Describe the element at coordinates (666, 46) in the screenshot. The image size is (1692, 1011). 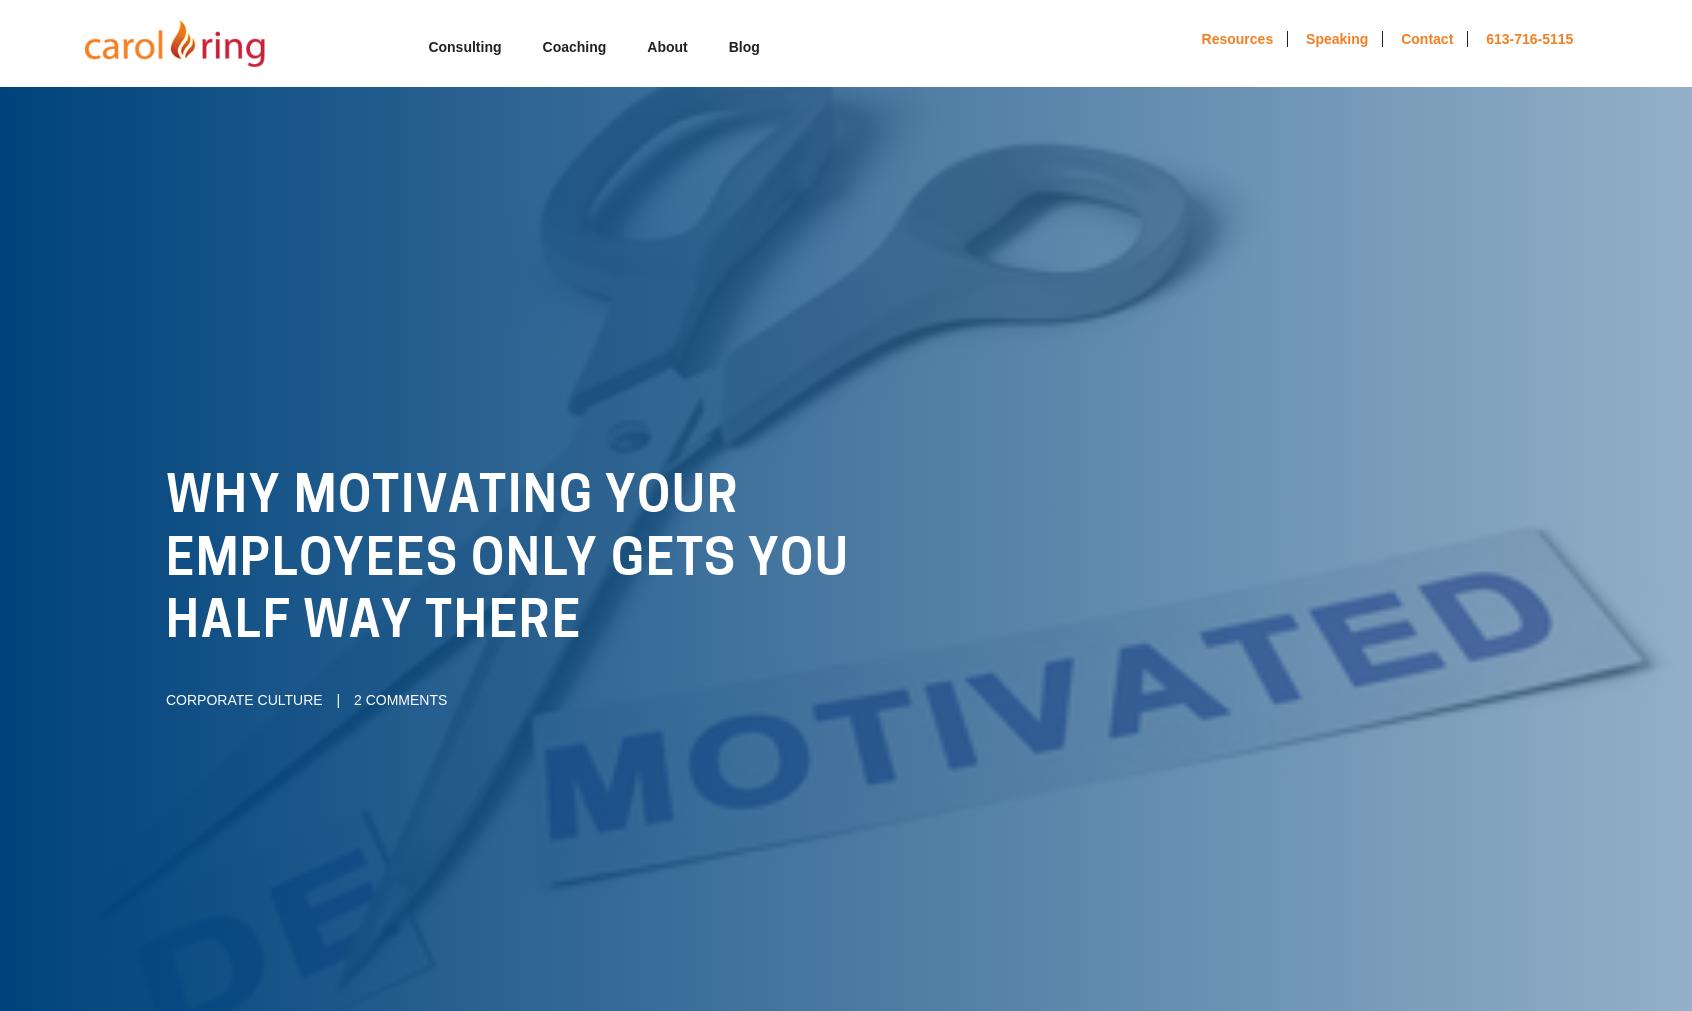
I see `'About'` at that location.